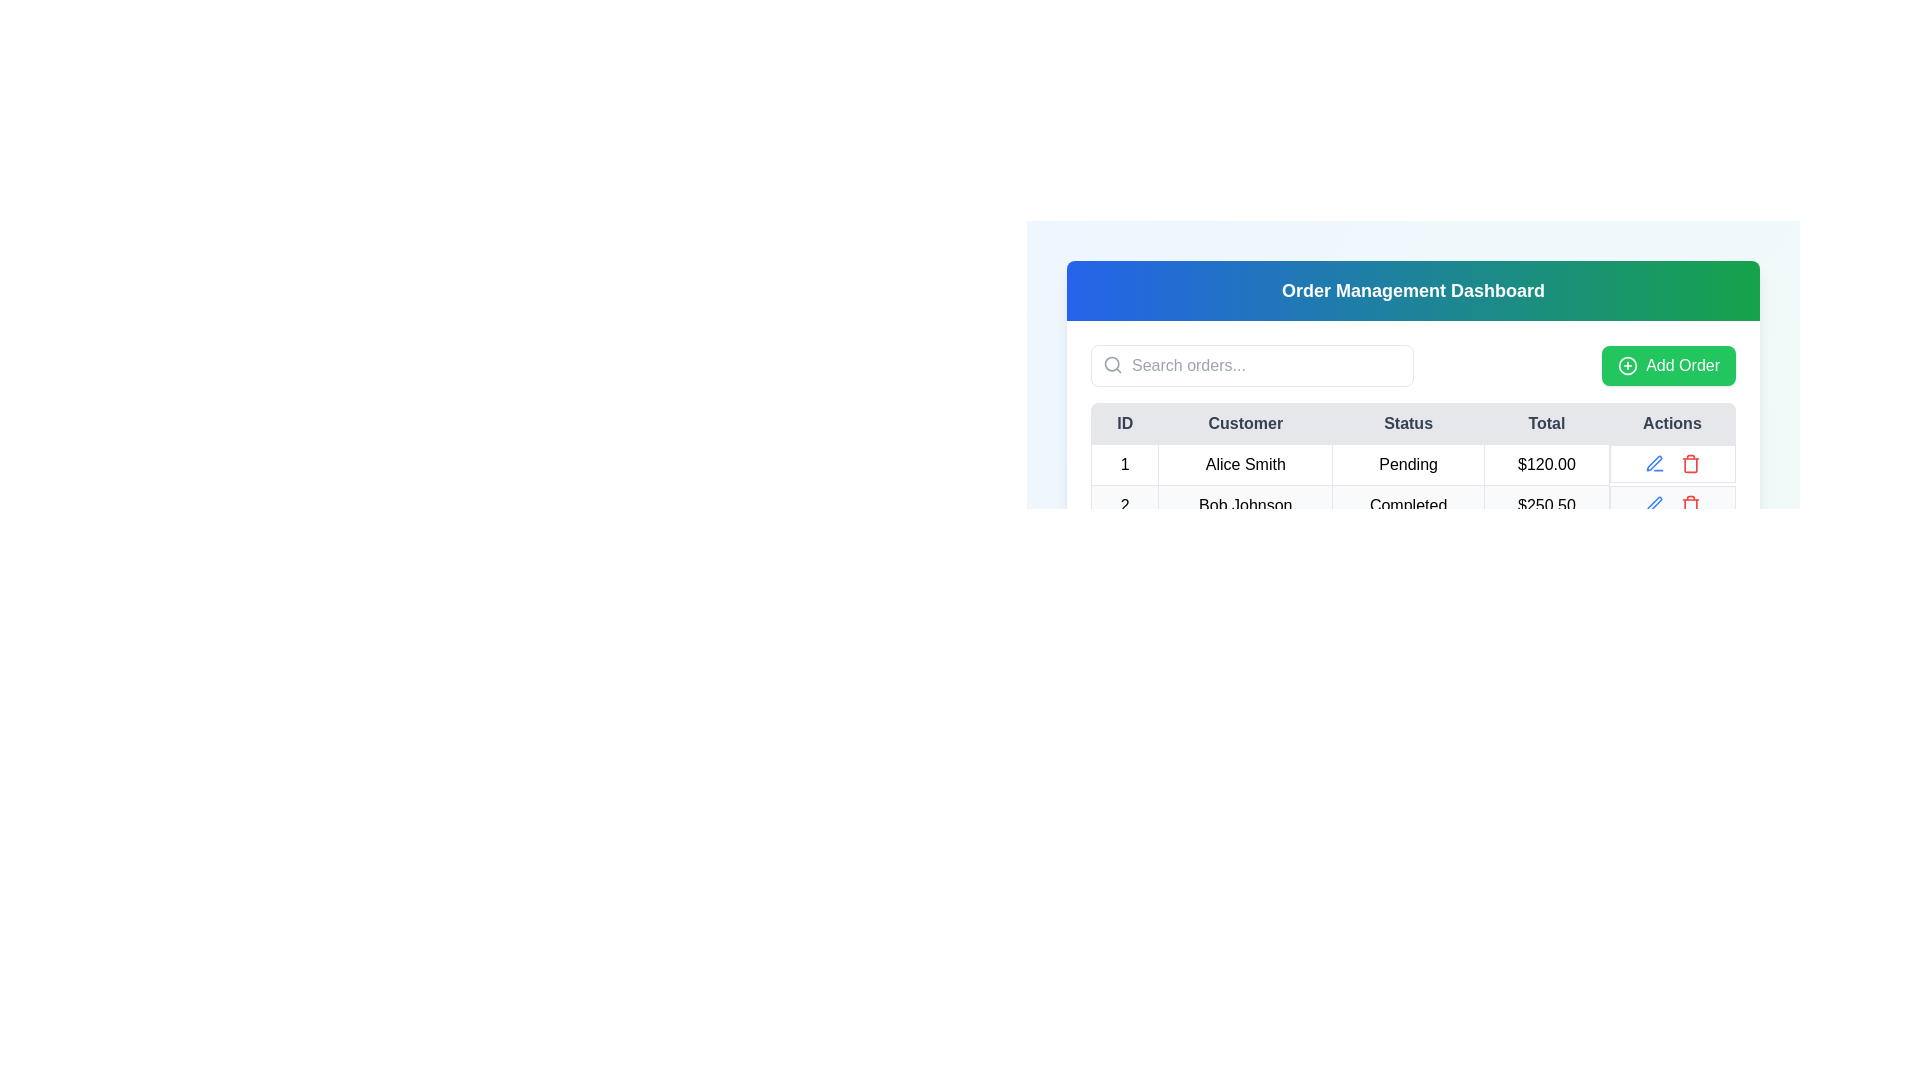  Describe the element at coordinates (1689, 463) in the screenshot. I see `the delete button icon located in the 'Actions' column of the data table, specifically associated with the second row entry, to possibly view a tooltip` at that location.